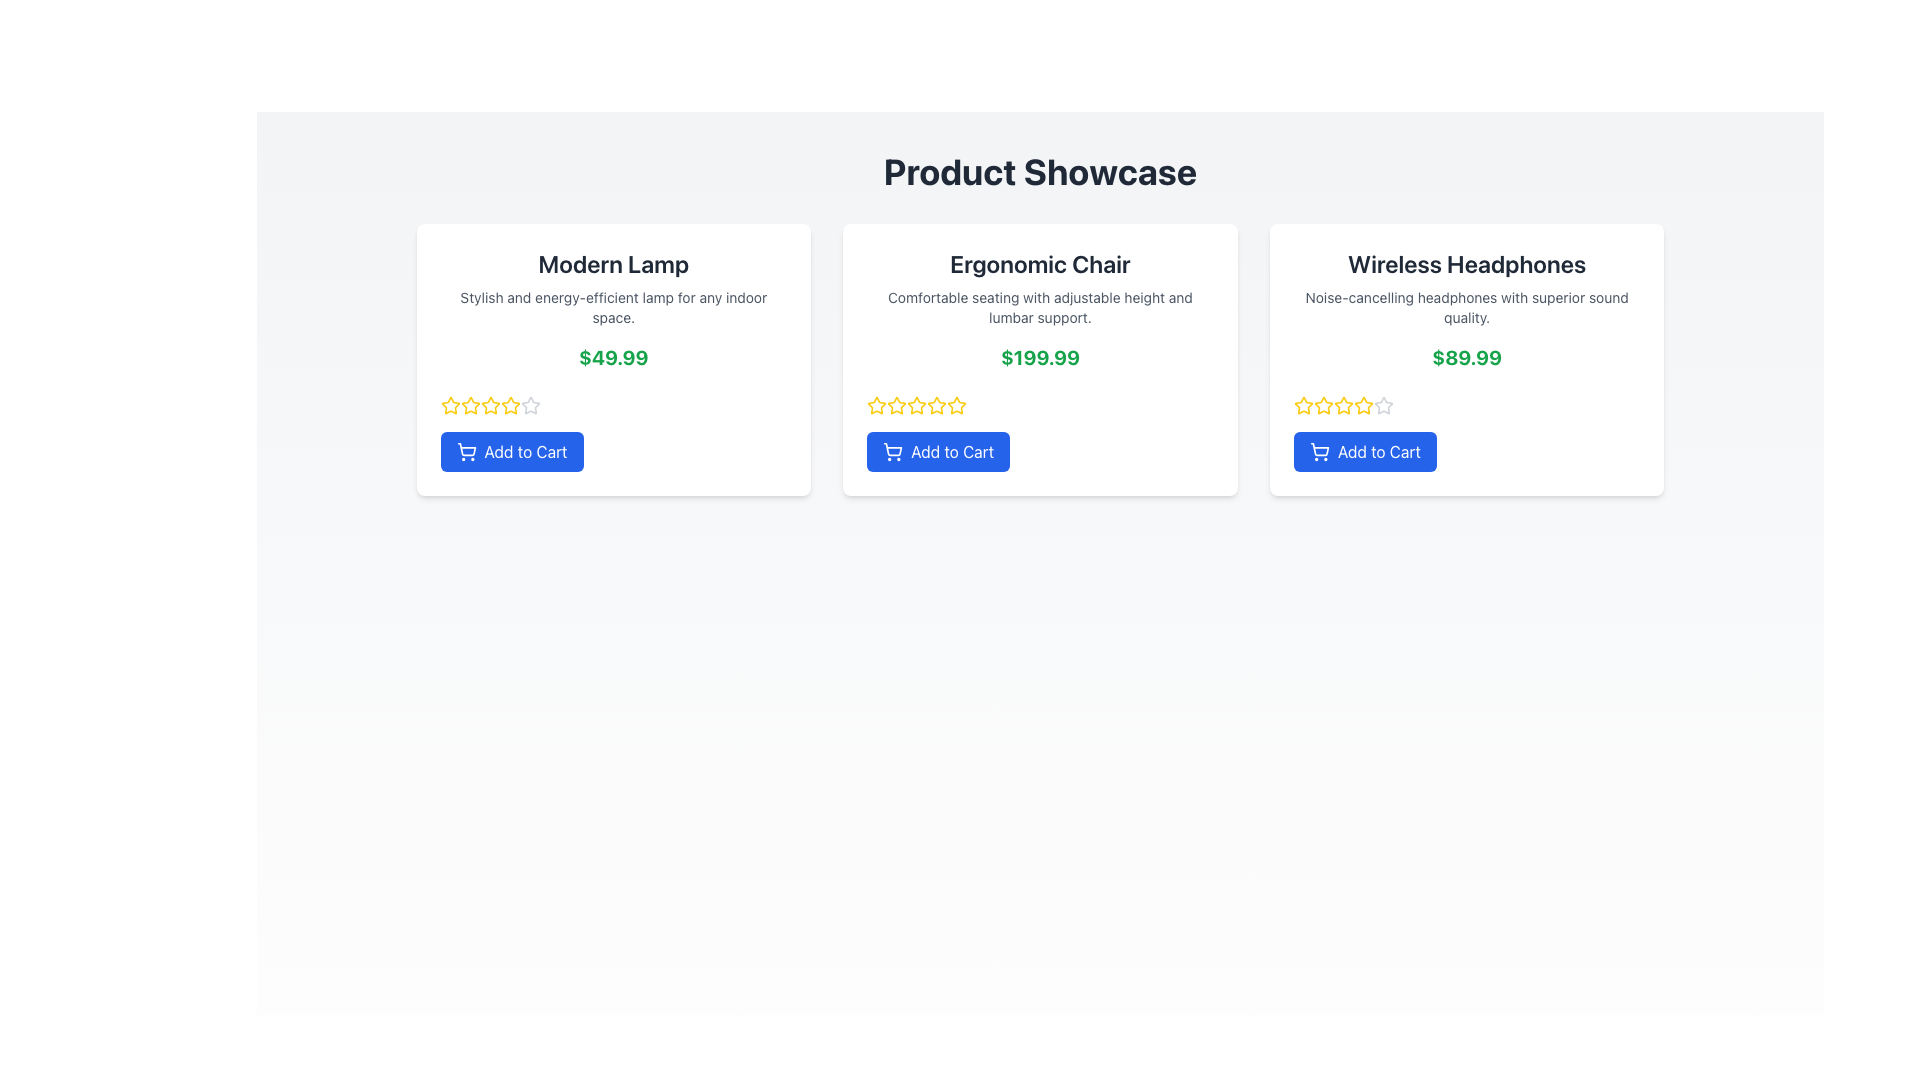 The image size is (1920, 1080). I want to click on the fifth yellow star-shaped icon, so click(1303, 405).